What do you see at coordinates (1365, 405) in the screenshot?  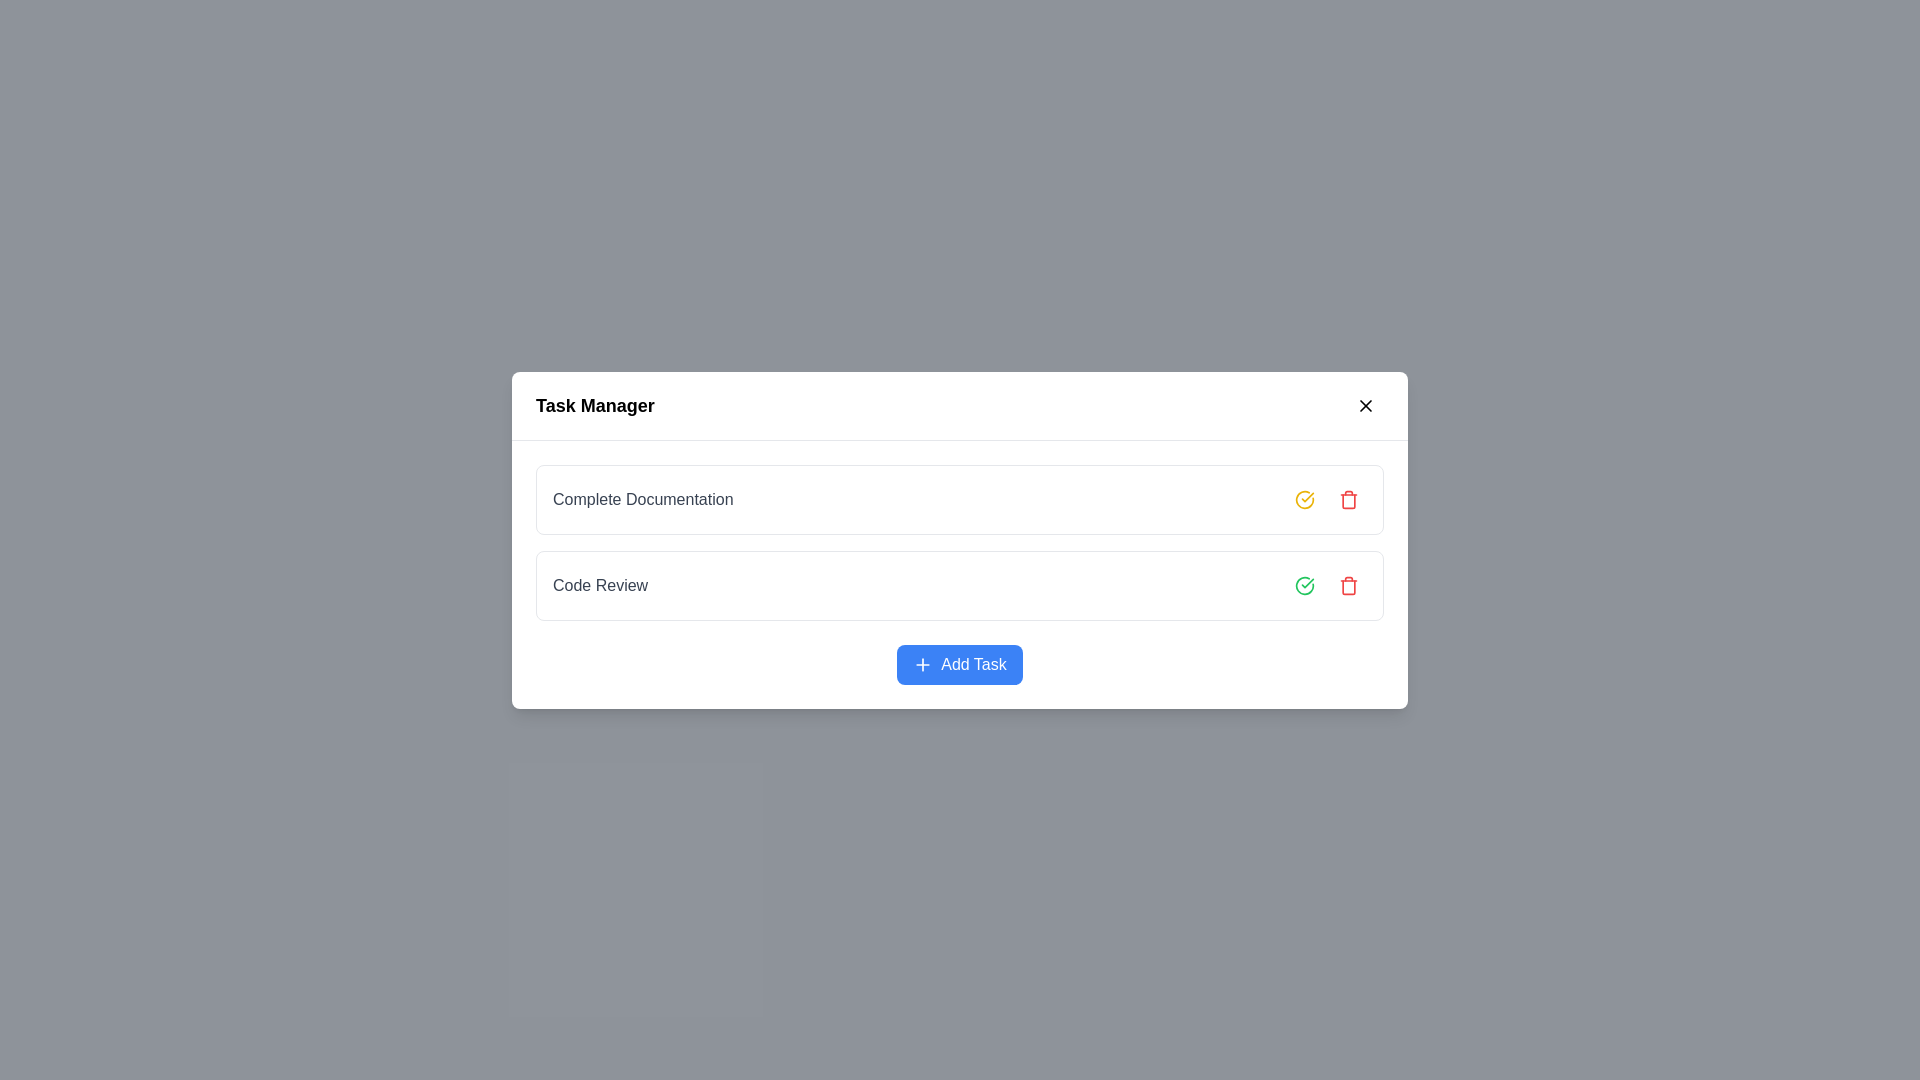 I see `the 'X' icon within the circular button located at the top-right corner of the 'Task Manager' panel` at bounding box center [1365, 405].